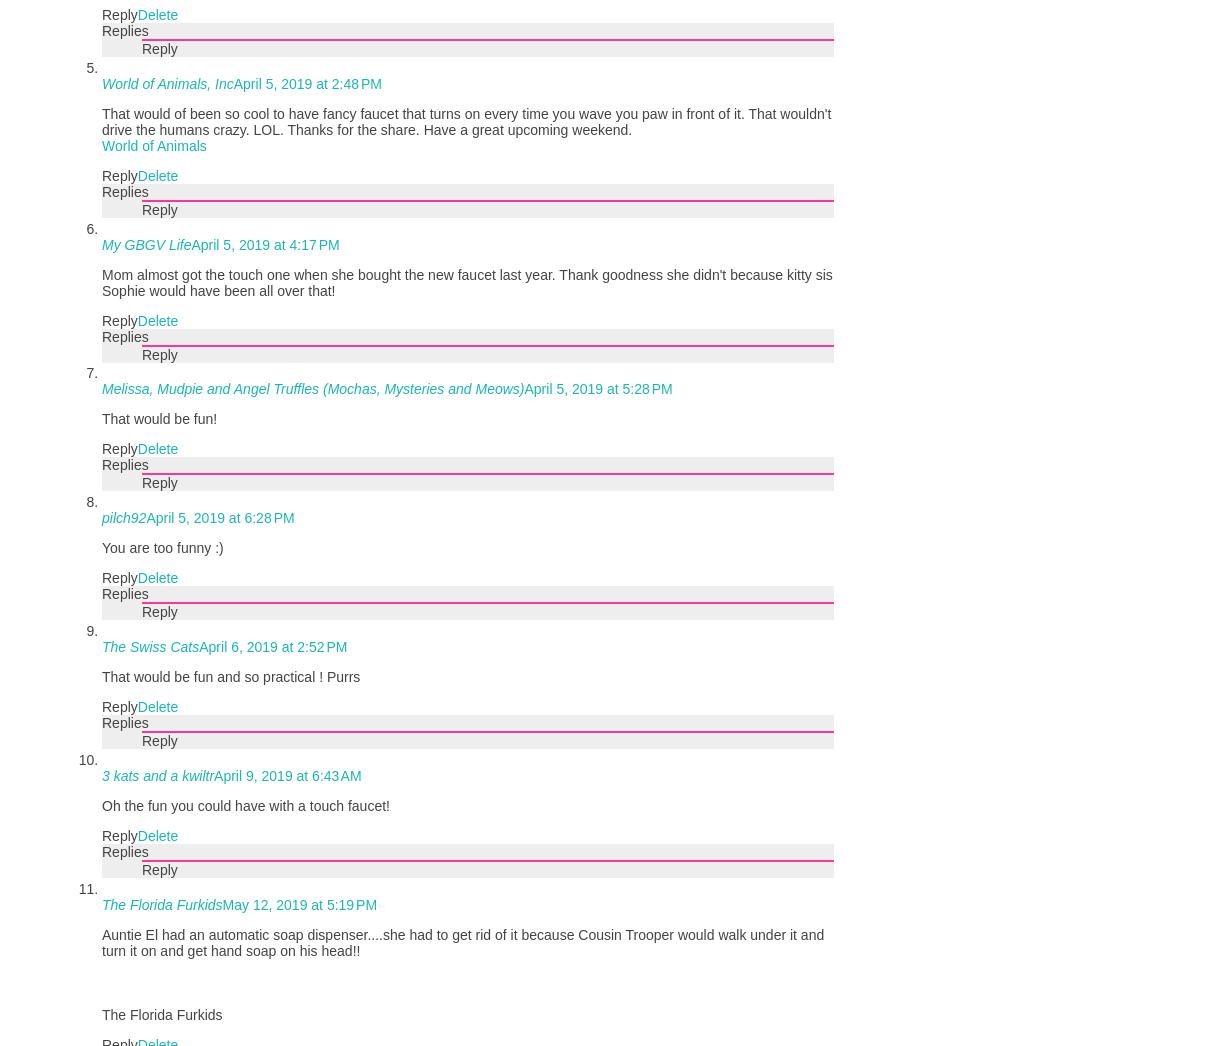  I want to click on 'April 9, 2019 at 6:43 AM', so click(214, 773).